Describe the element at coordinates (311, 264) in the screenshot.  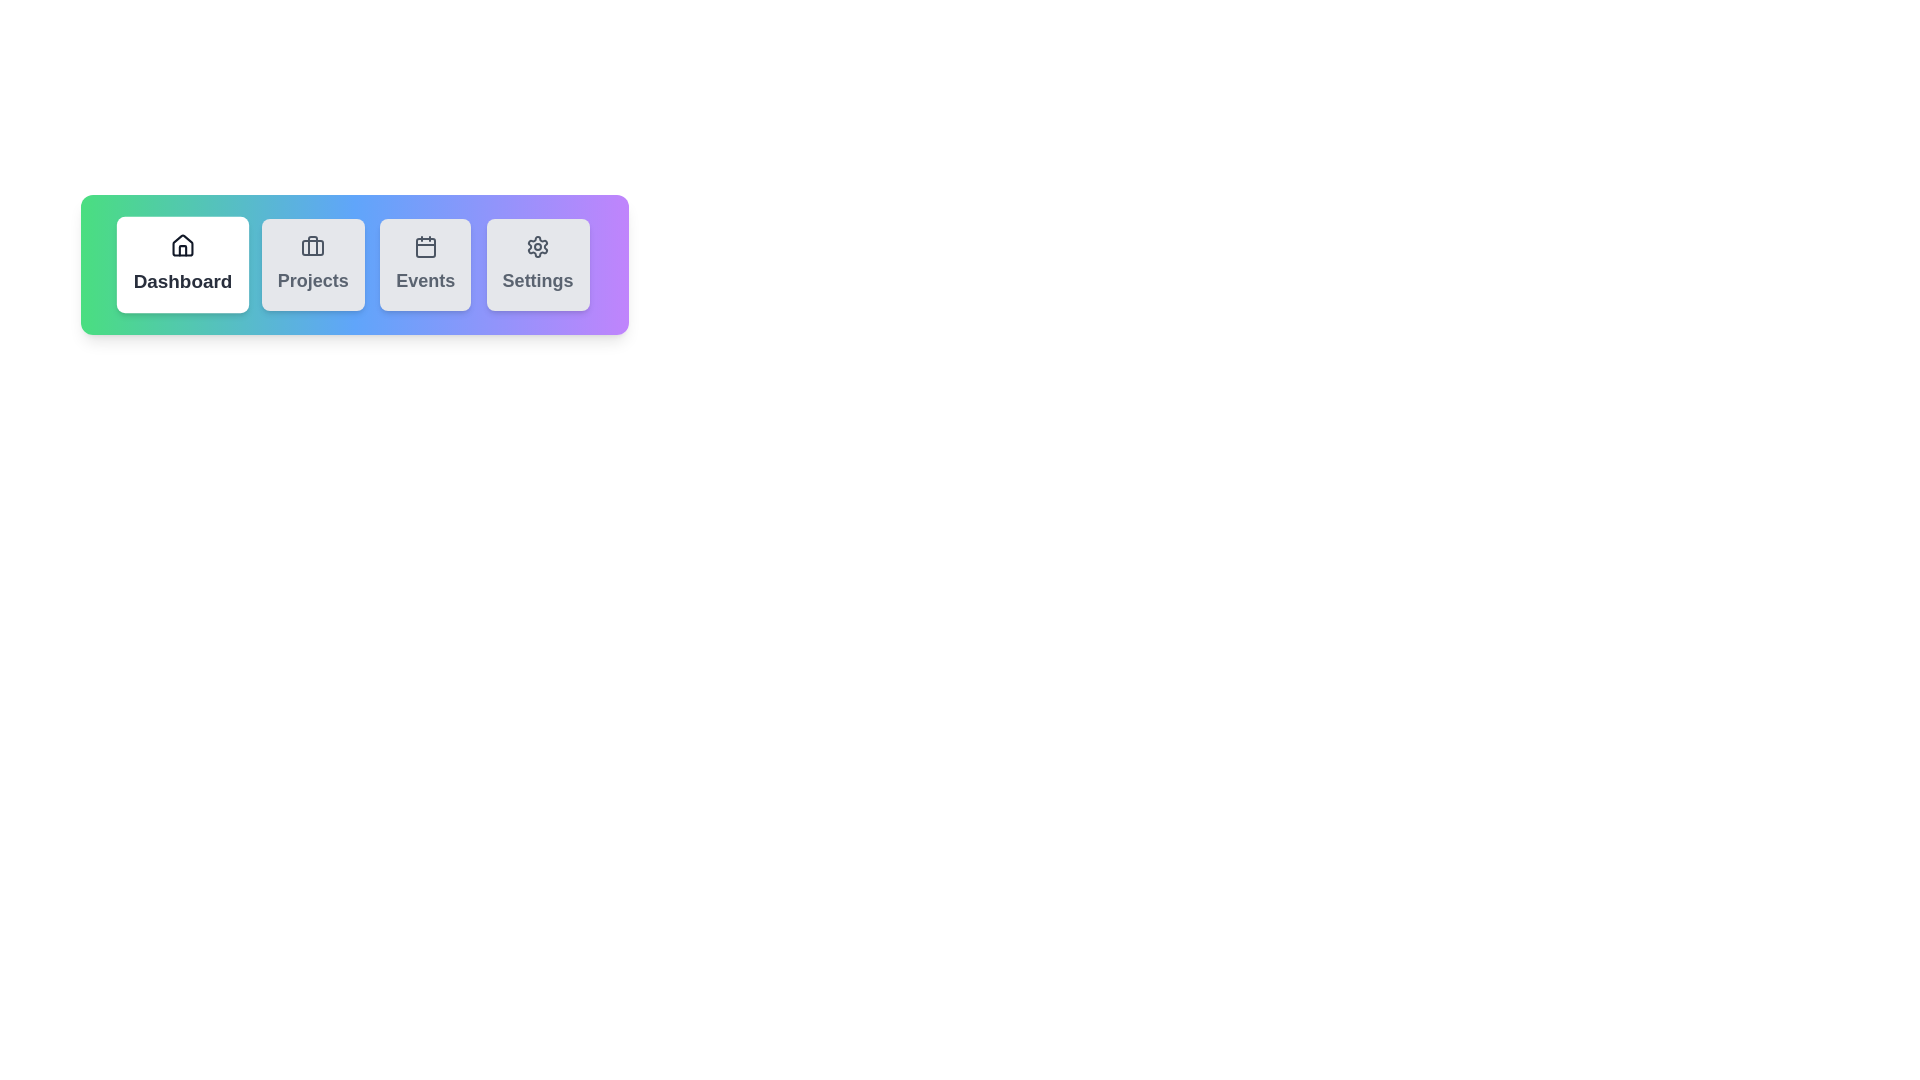
I see `the Projects tab to preview its hover effect` at that location.